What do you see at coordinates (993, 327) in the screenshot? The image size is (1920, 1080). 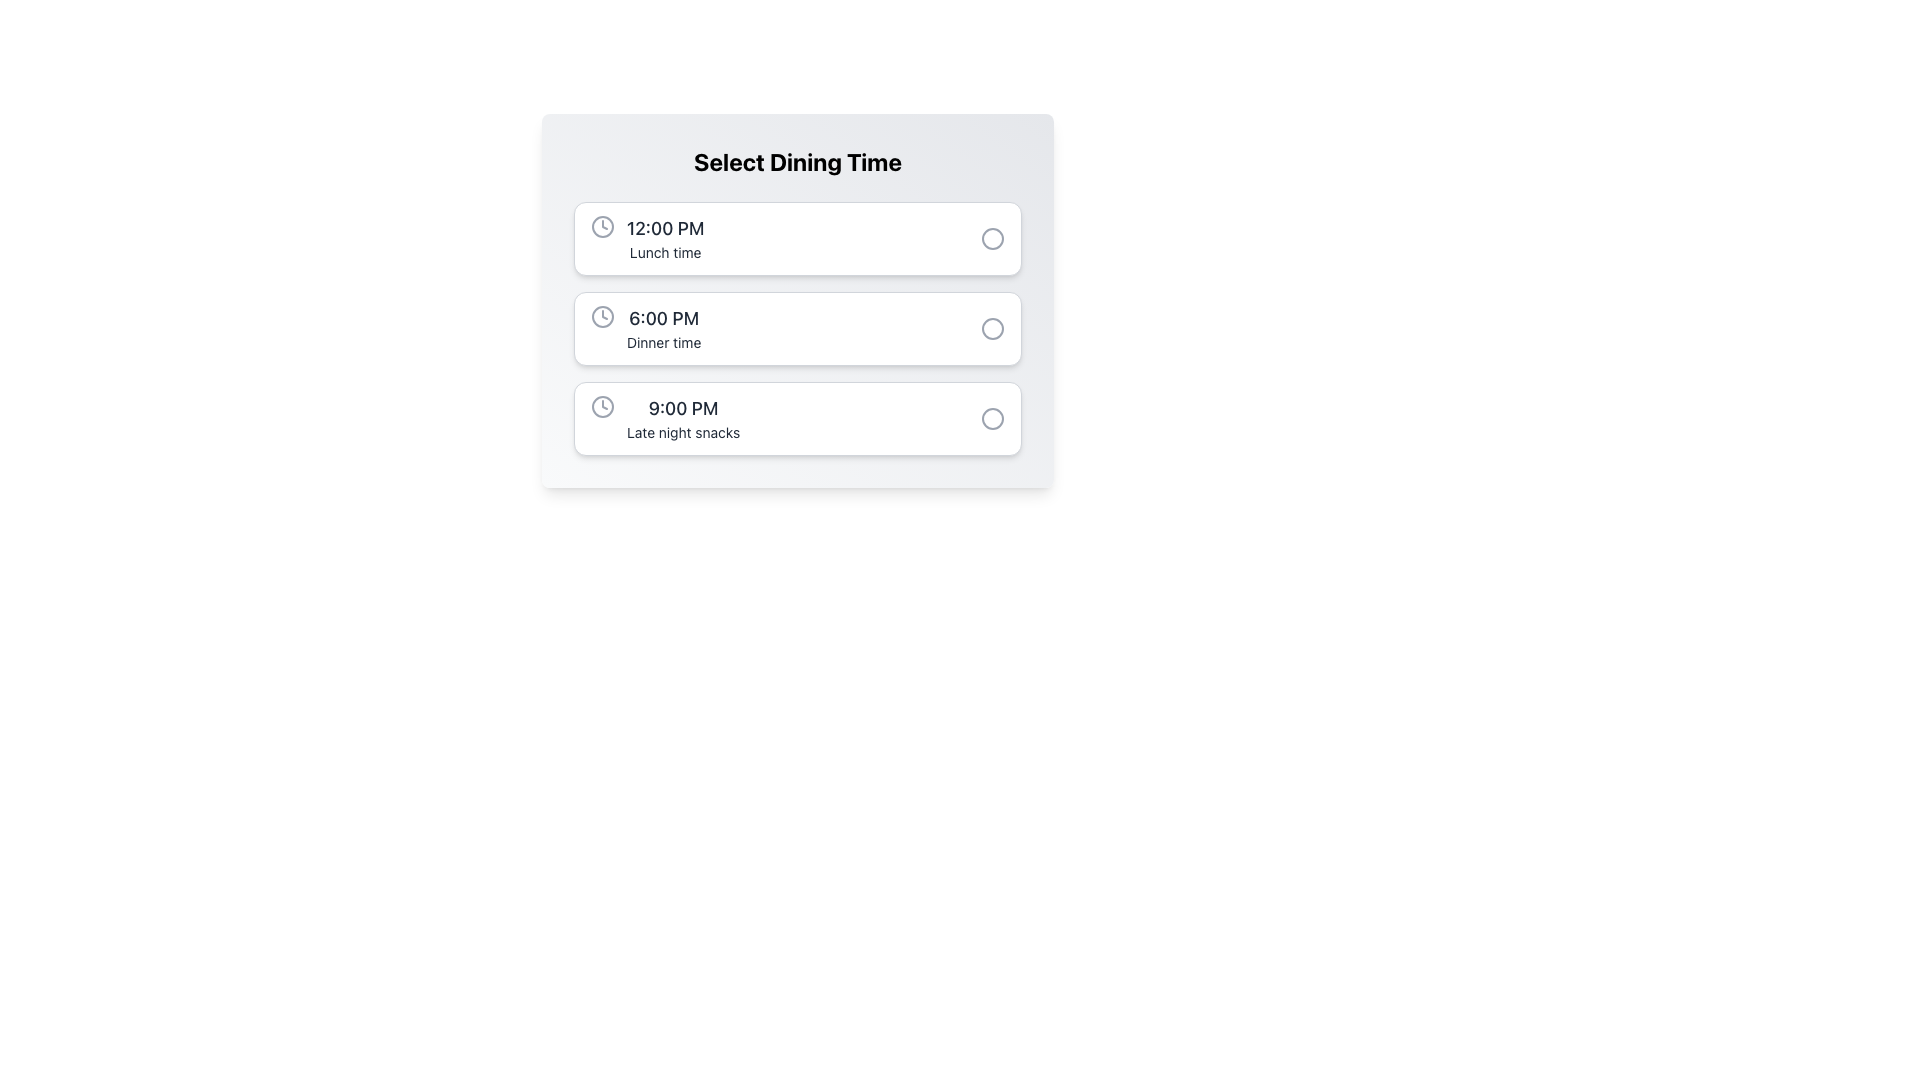 I see `the SVG circular control styled as a hollow circle with a gray stroke, located to the right of the '6:00 PM Dinner time' text` at bounding box center [993, 327].